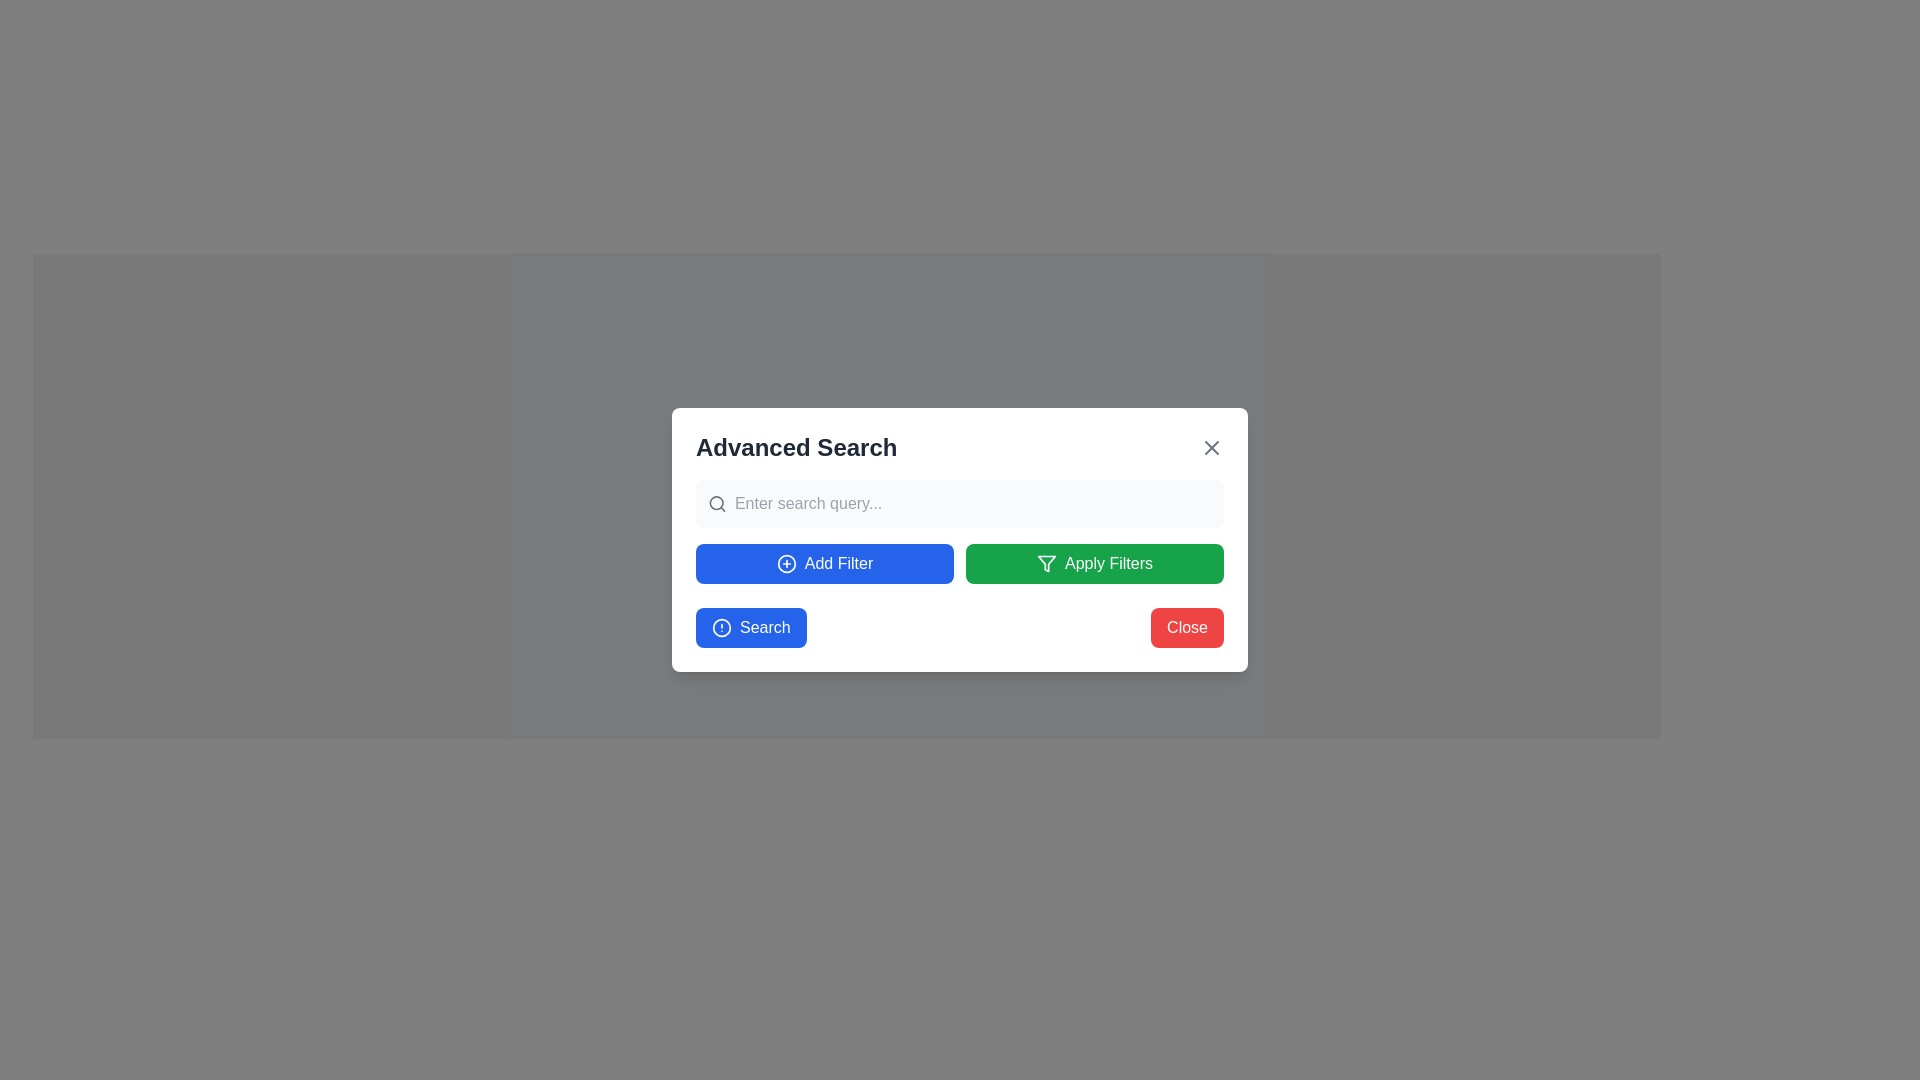 Image resolution: width=1920 pixels, height=1080 pixels. I want to click on the SVG circle element that is part of the 'Add Filter' button in the 'Advanced Search' modal, which is the first button from the left in the second row of buttons, so click(785, 563).